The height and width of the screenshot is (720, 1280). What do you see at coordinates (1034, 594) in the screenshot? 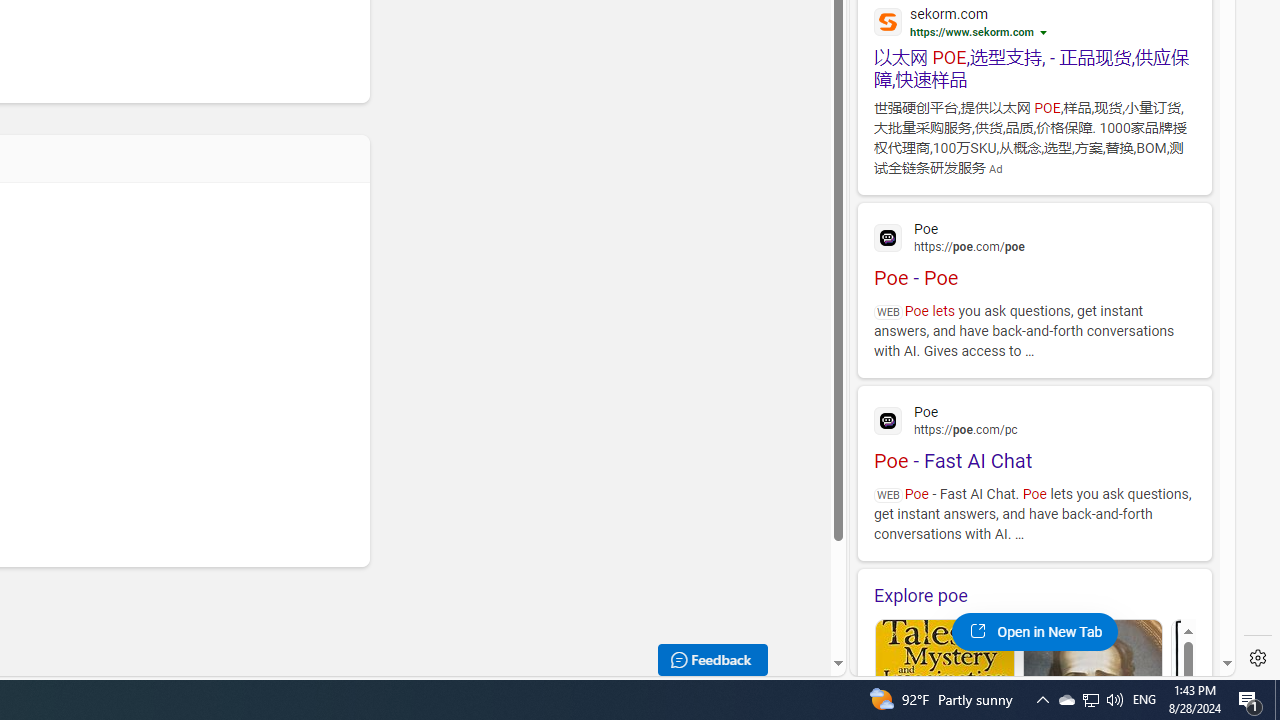
I see `'Explore poe'` at bounding box center [1034, 594].